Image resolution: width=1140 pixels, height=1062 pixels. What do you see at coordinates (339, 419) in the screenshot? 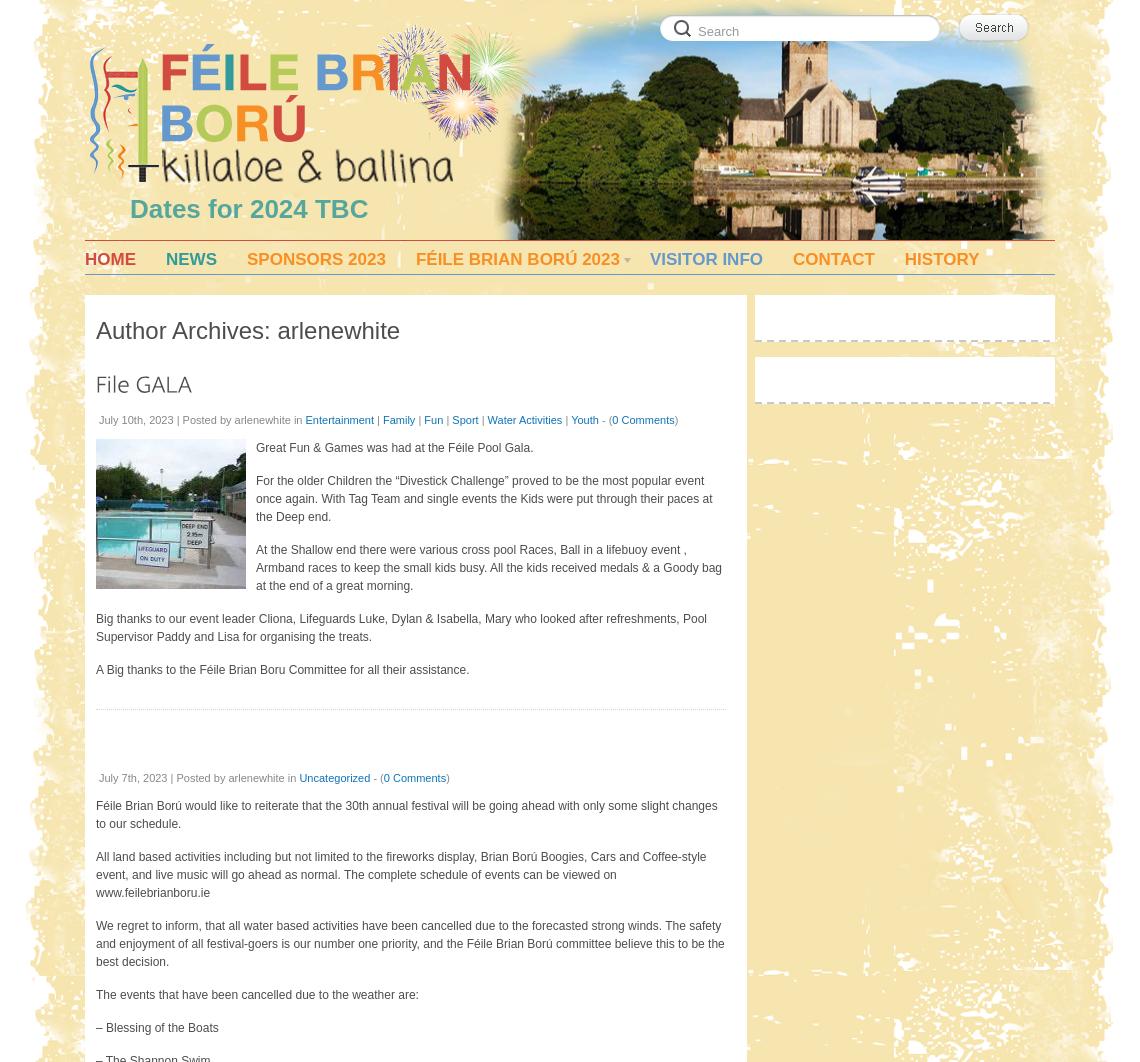
I see `'Entertainment'` at bounding box center [339, 419].